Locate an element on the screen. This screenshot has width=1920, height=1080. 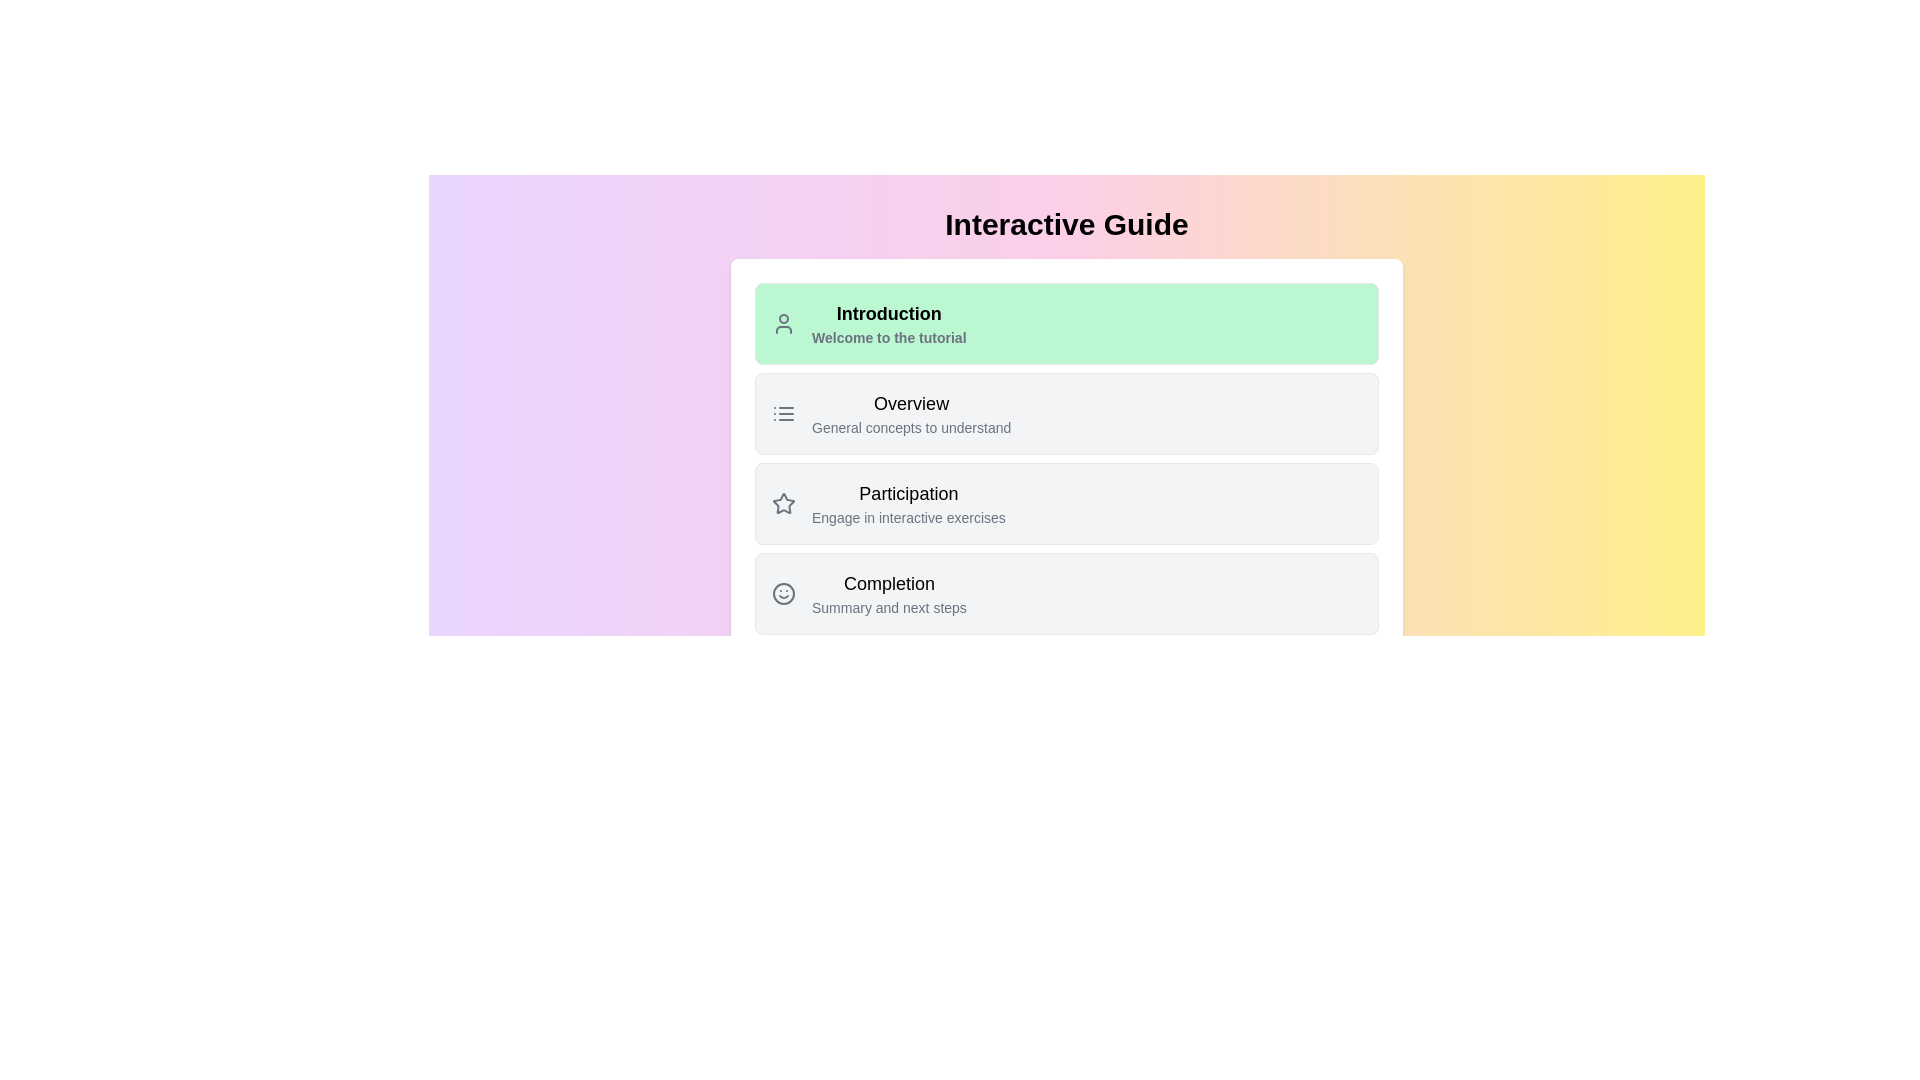
the selectable list item labeled 'Participation' that is located third in the vertical list, positioned between 'Overview' and 'Completion' is located at coordinates (1065, 503).